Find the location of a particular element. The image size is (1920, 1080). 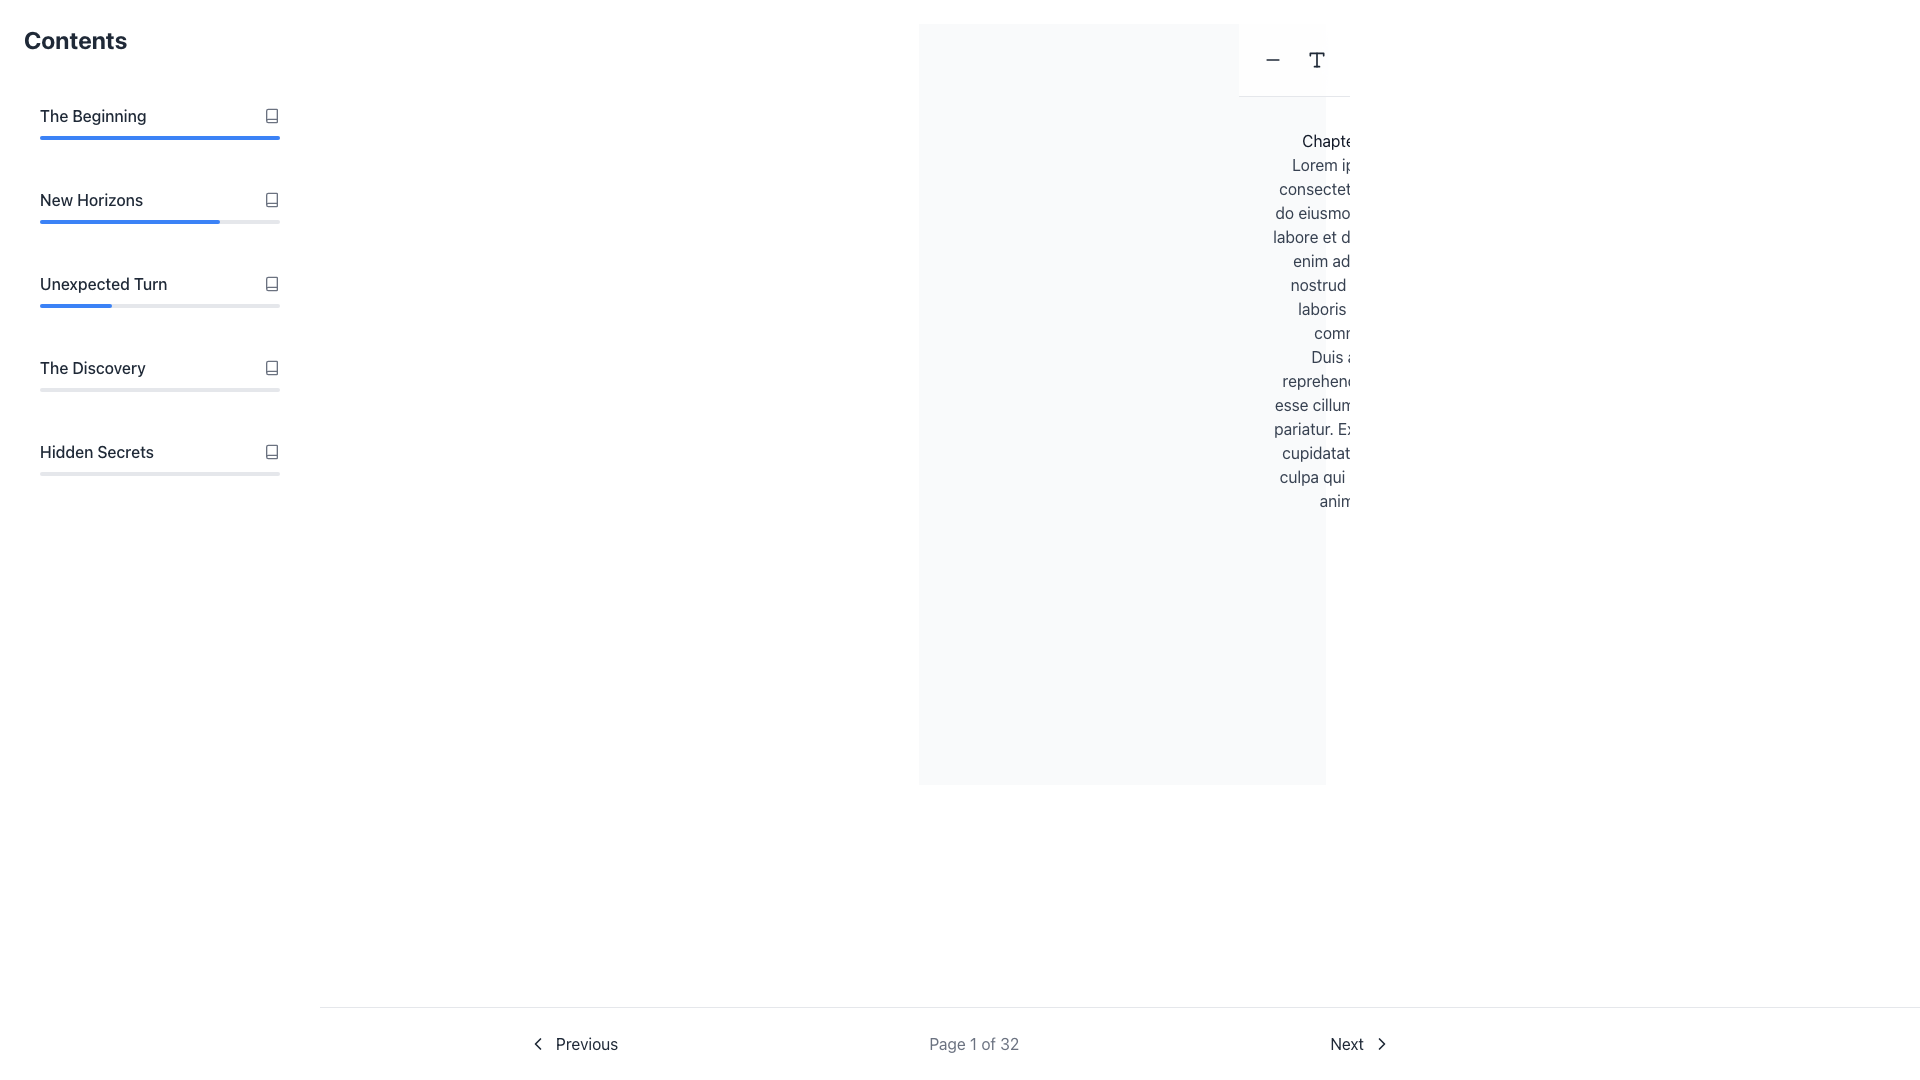

the progress bar representing the completion percentage for the 'New Horizons' section, located below the text label 'New Horizons' is located at coordinates (158, 222).